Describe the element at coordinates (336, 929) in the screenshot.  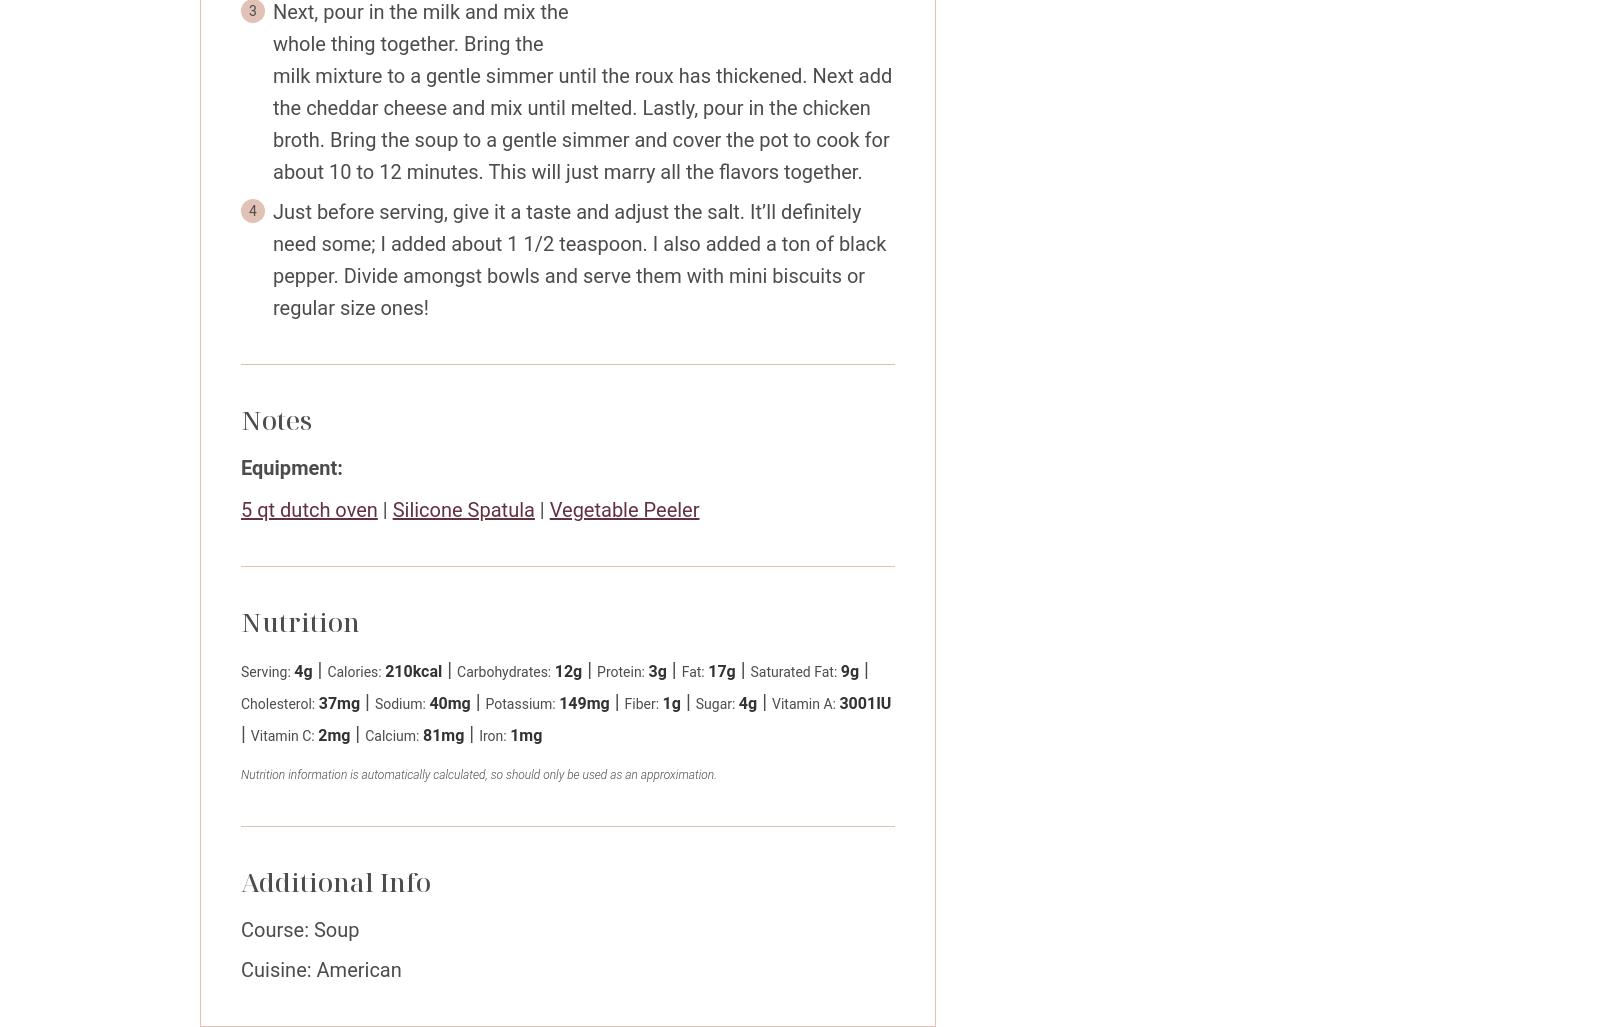
I see `'Soup'` at that location.